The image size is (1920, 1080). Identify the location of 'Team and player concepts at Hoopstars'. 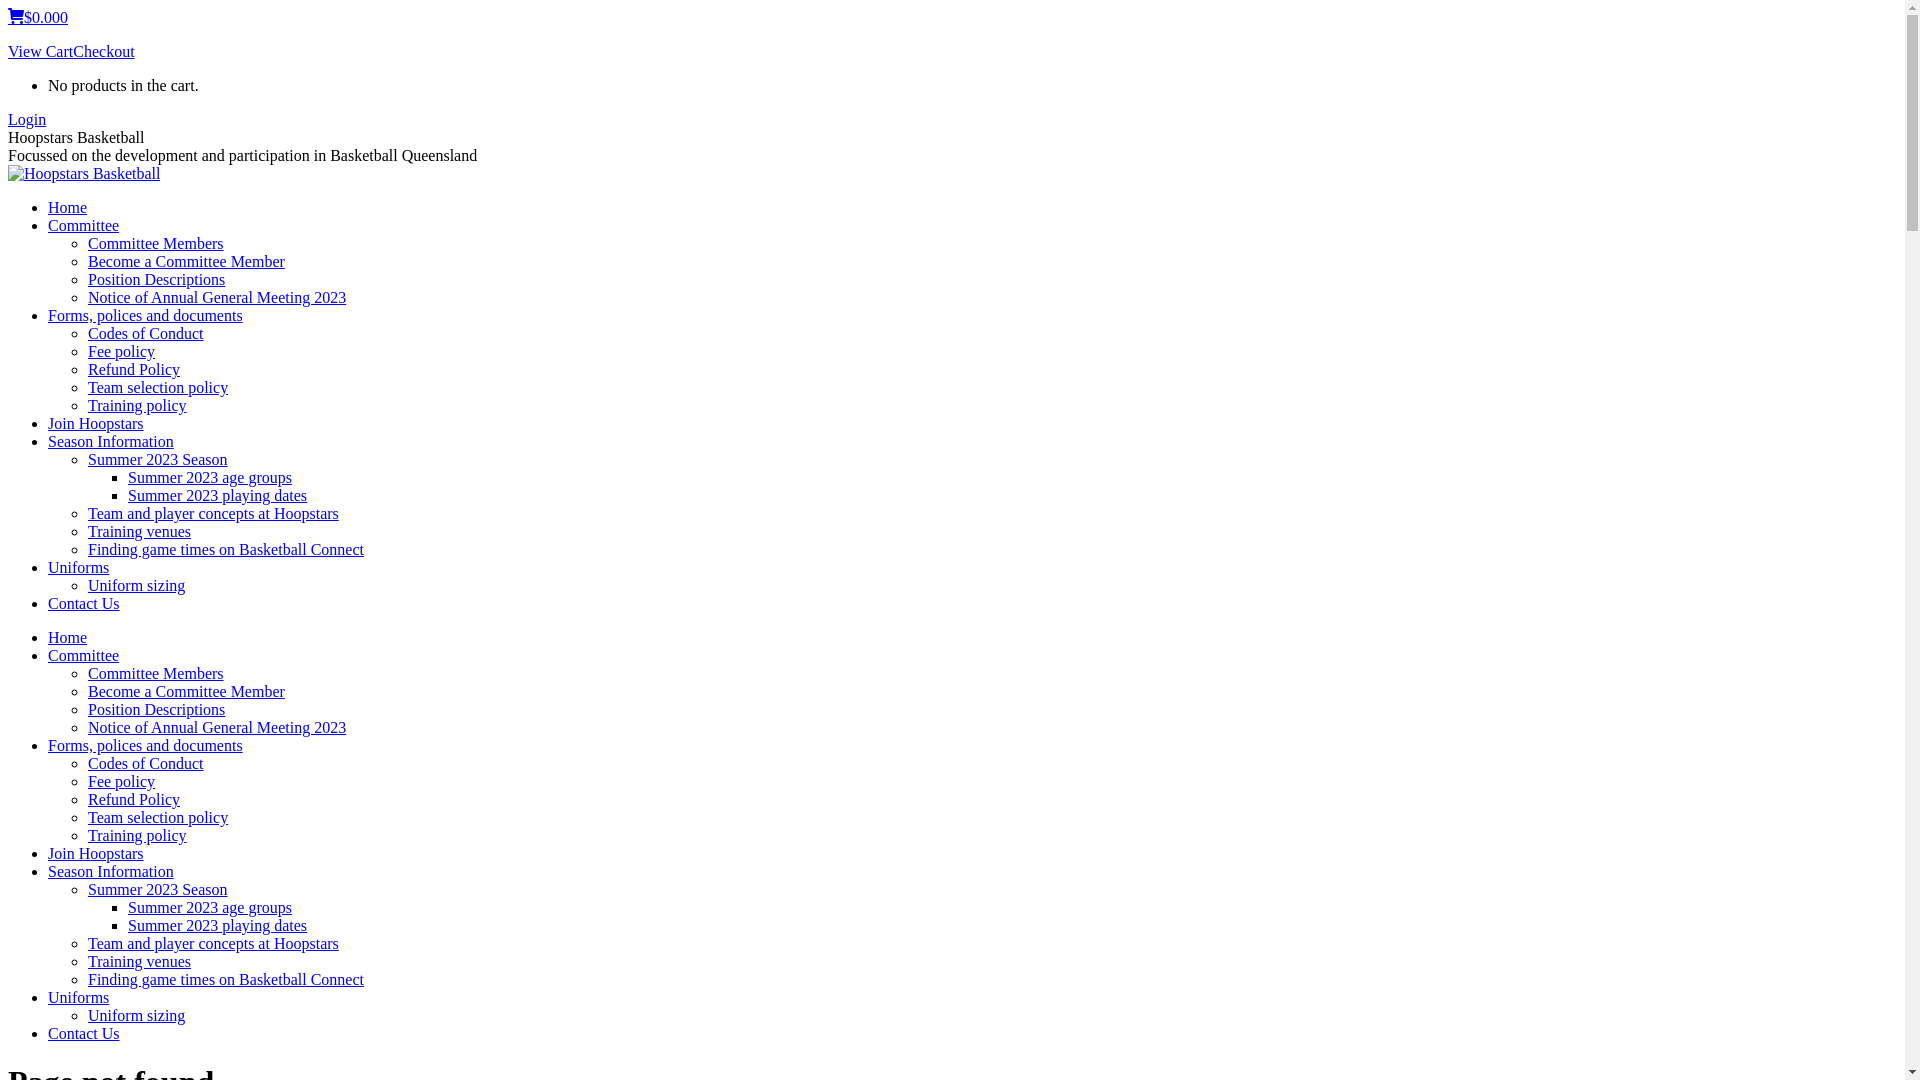
(86, 943).